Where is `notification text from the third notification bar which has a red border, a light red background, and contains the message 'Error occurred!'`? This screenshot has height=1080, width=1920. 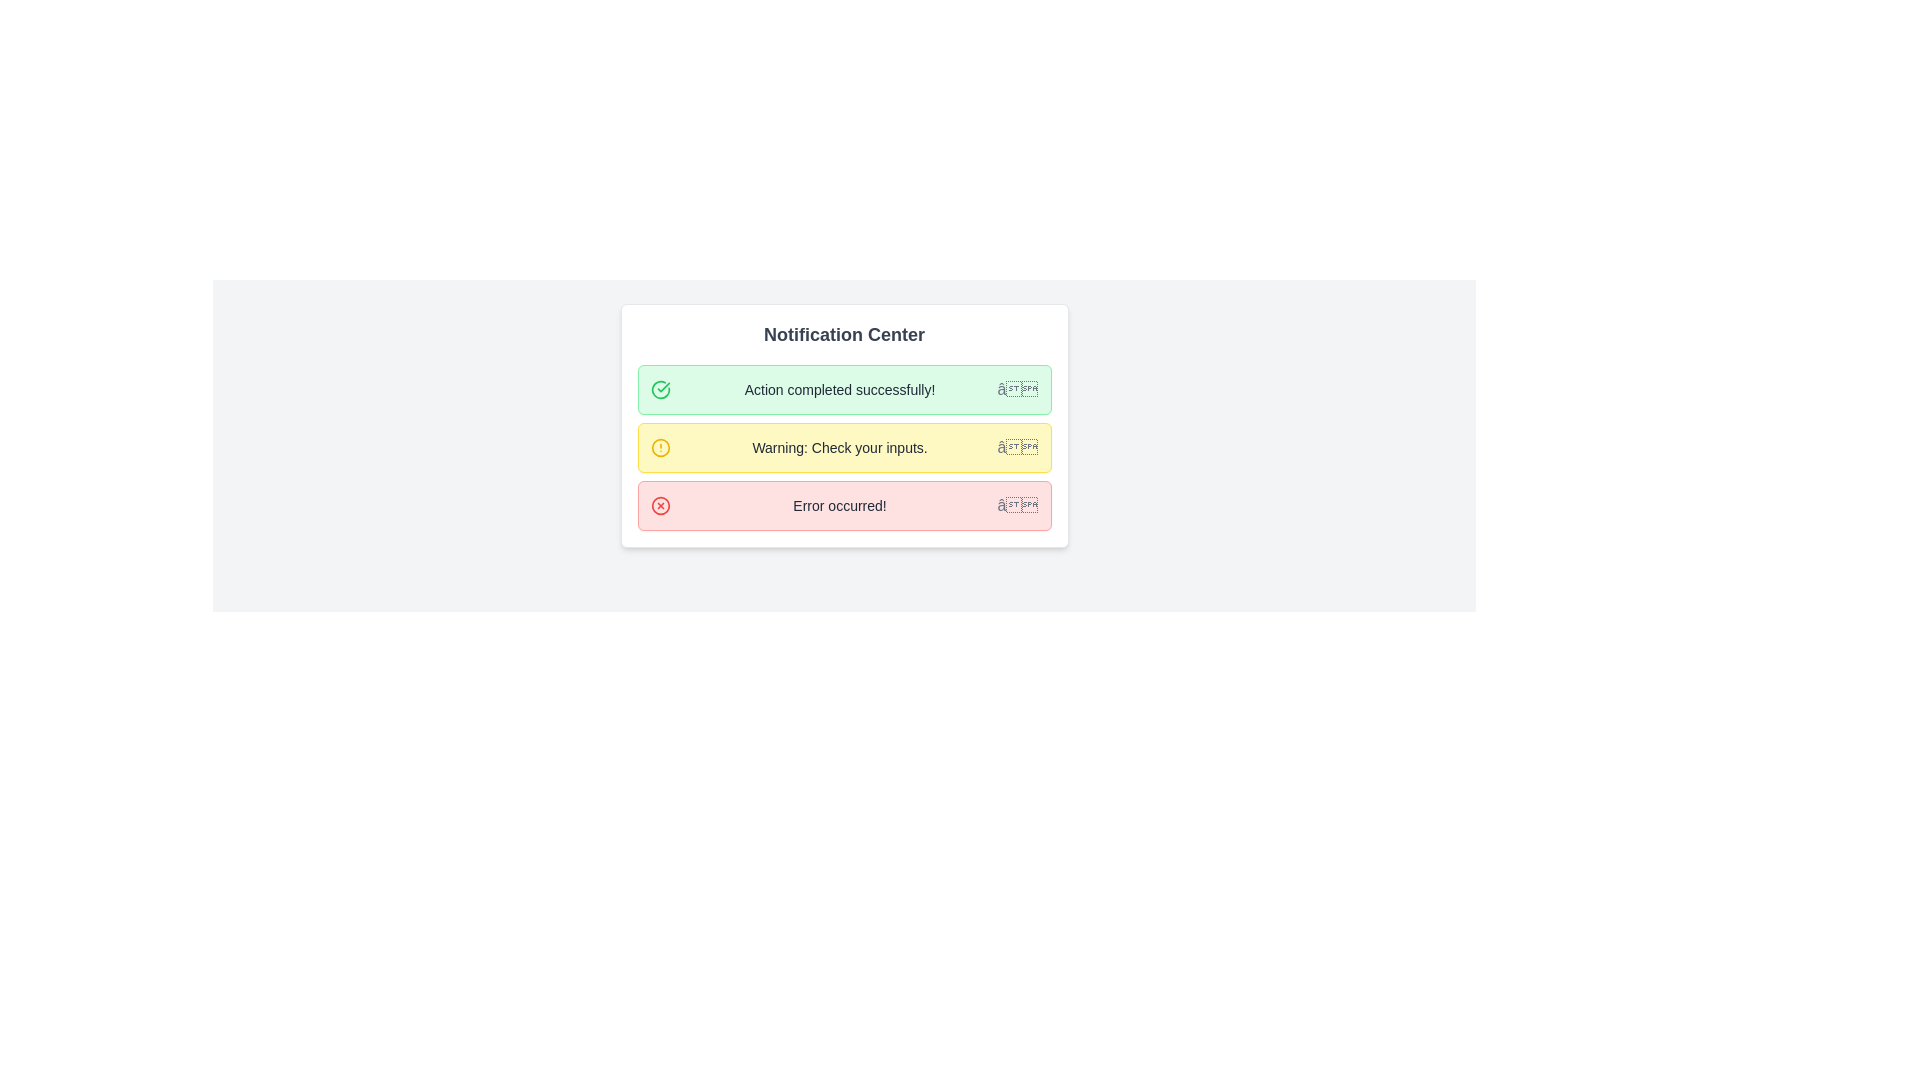
notification text from the third notification bar which has a red border, a light red background, and contains the message 'Error occurred!' is located at coordinates (844, 504).